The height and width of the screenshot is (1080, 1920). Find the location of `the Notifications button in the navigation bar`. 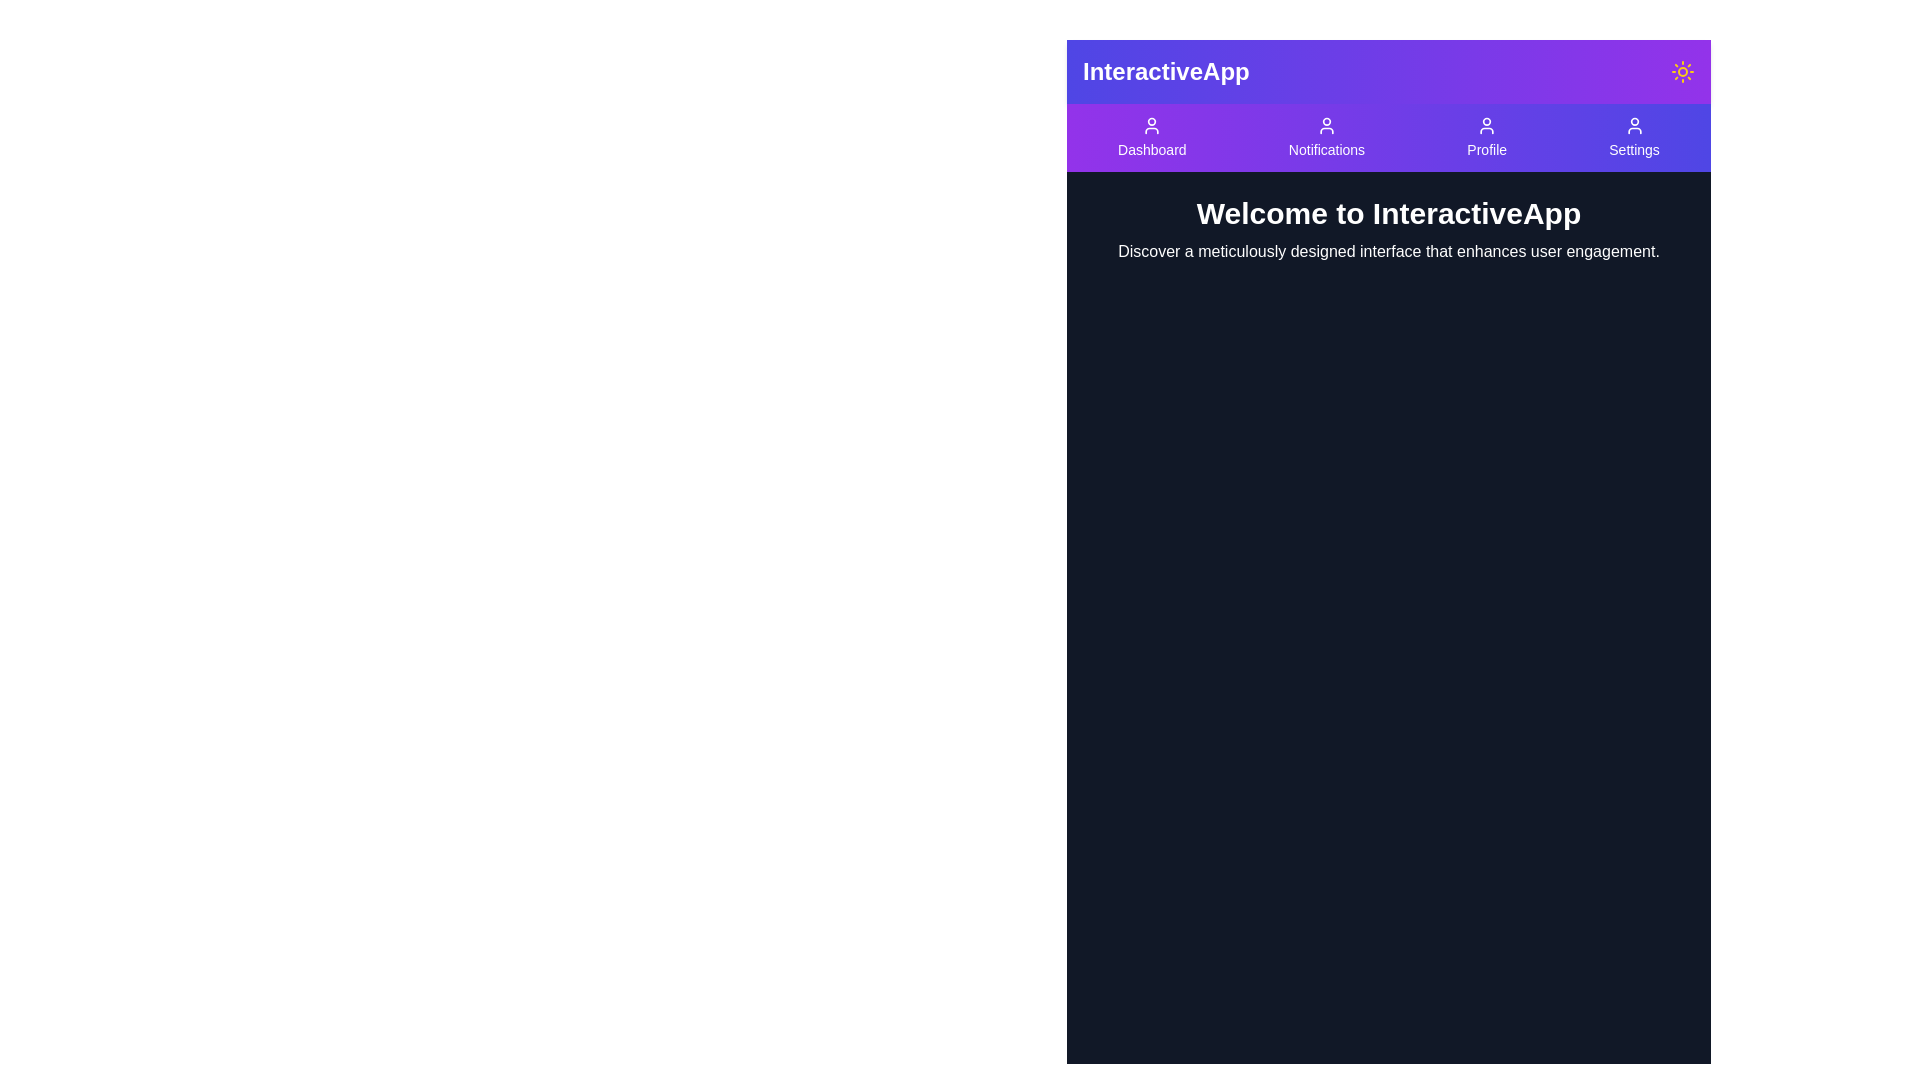

the Notifications button in the navigation bar is located at coordinates (1326, 137).